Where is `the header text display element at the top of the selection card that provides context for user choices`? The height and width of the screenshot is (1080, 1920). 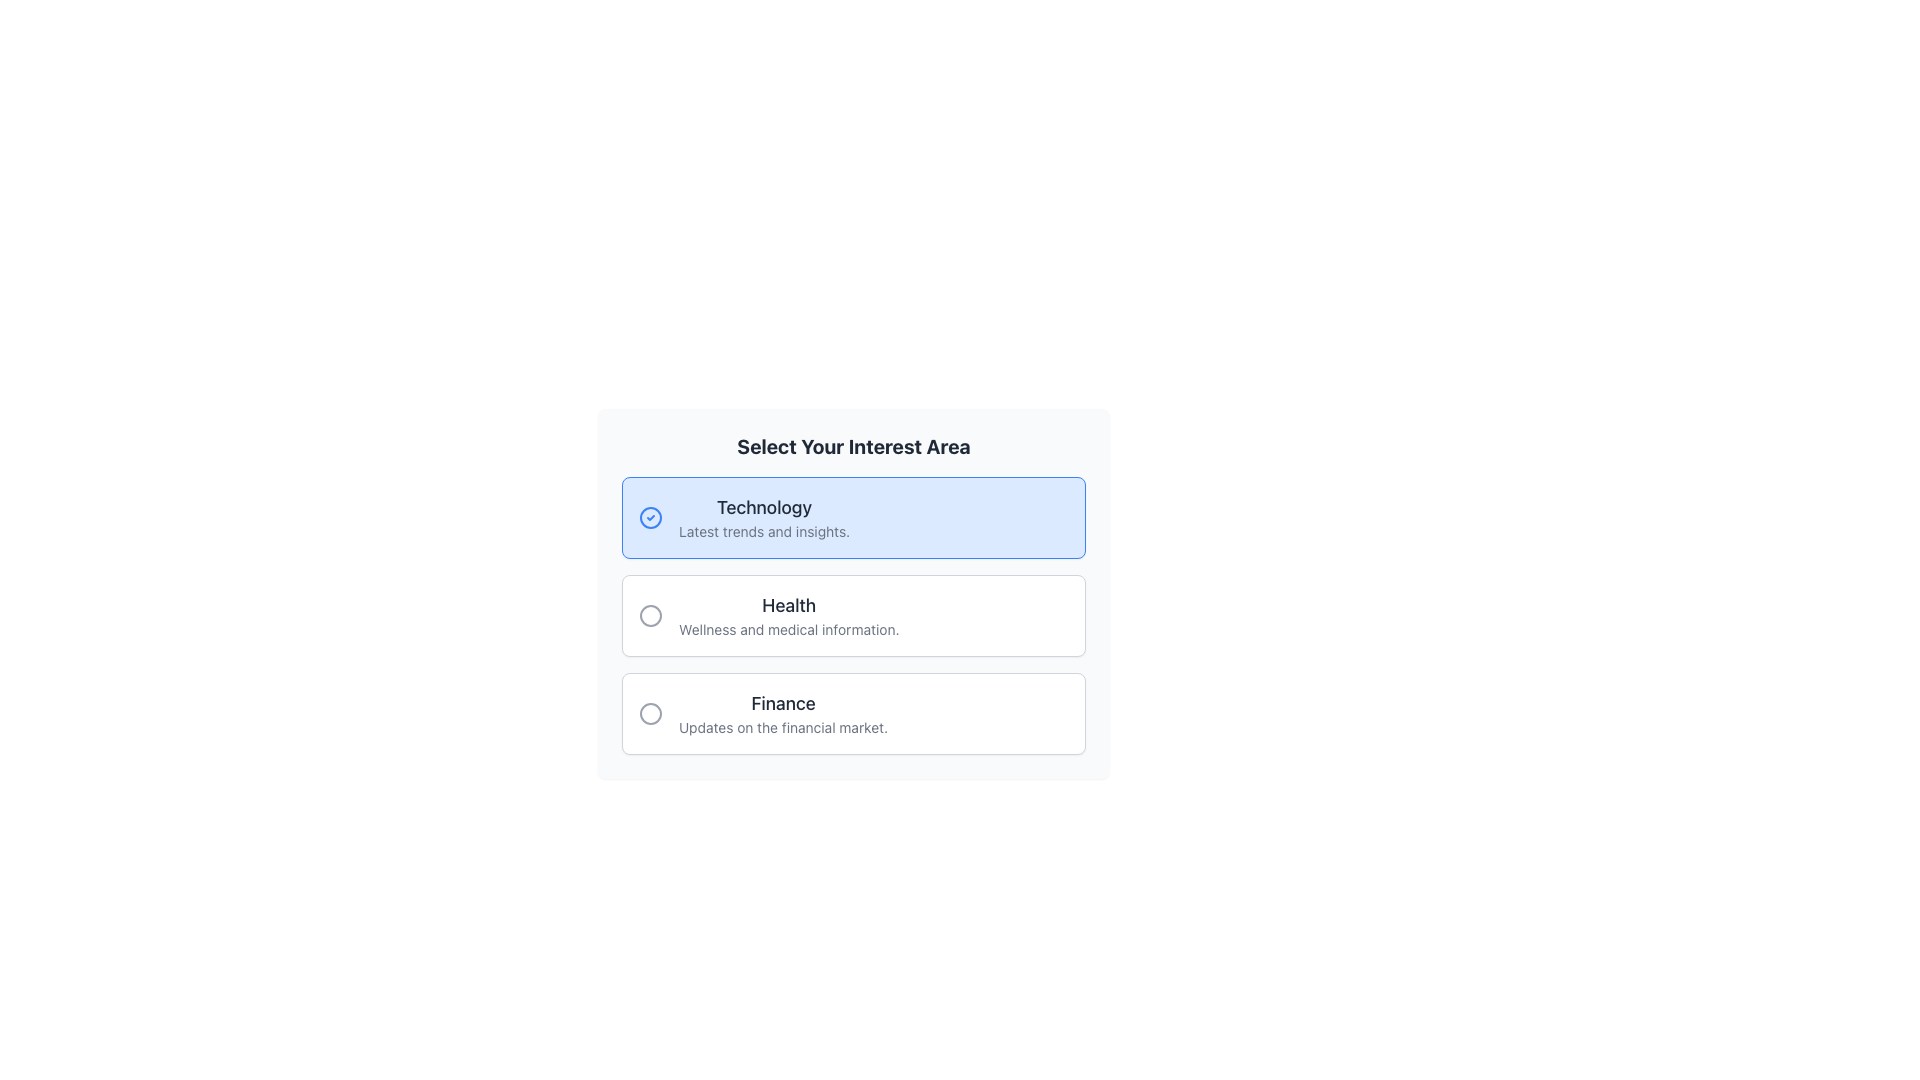
the header text display element at the top of the selection card that provides context for user choices is located at coordinates (854, 446).